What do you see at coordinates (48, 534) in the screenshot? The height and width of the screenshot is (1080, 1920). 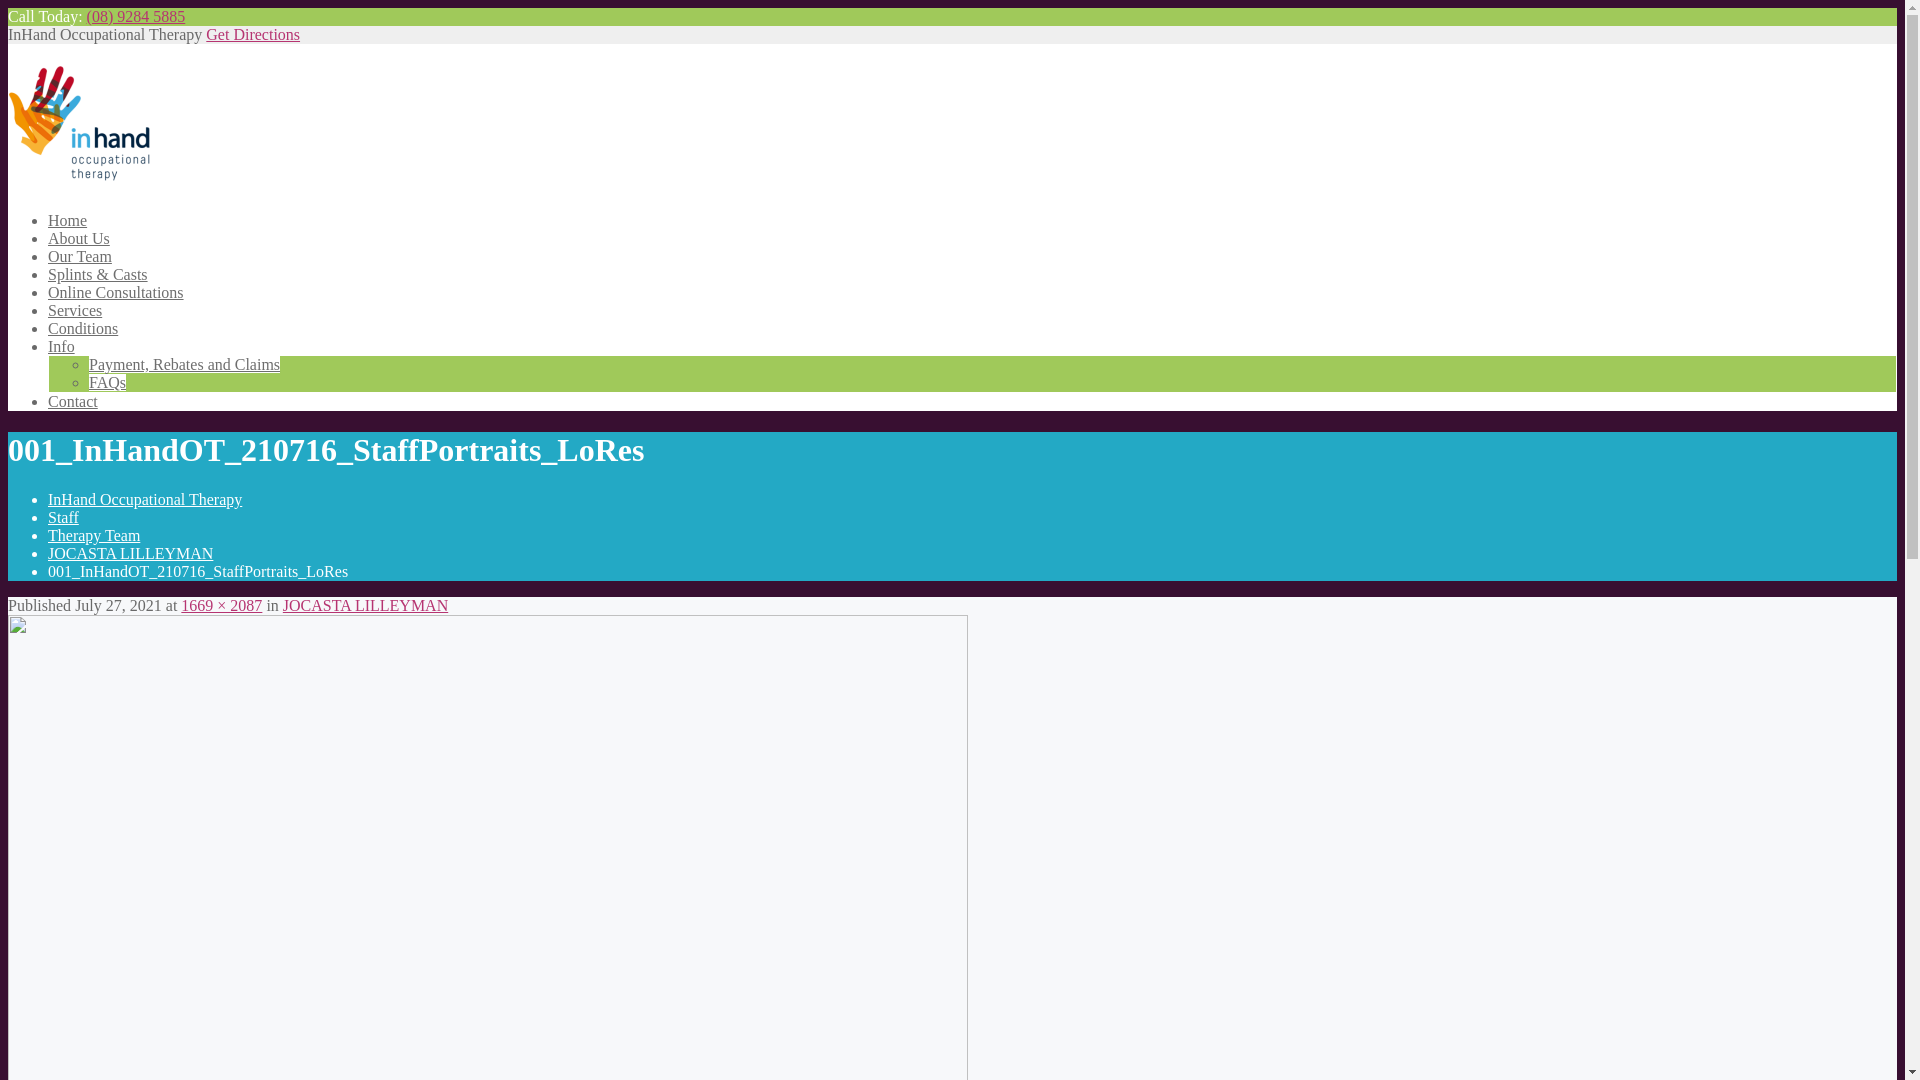 I see `'Therapy Team'` at bounding box center [48, 534].